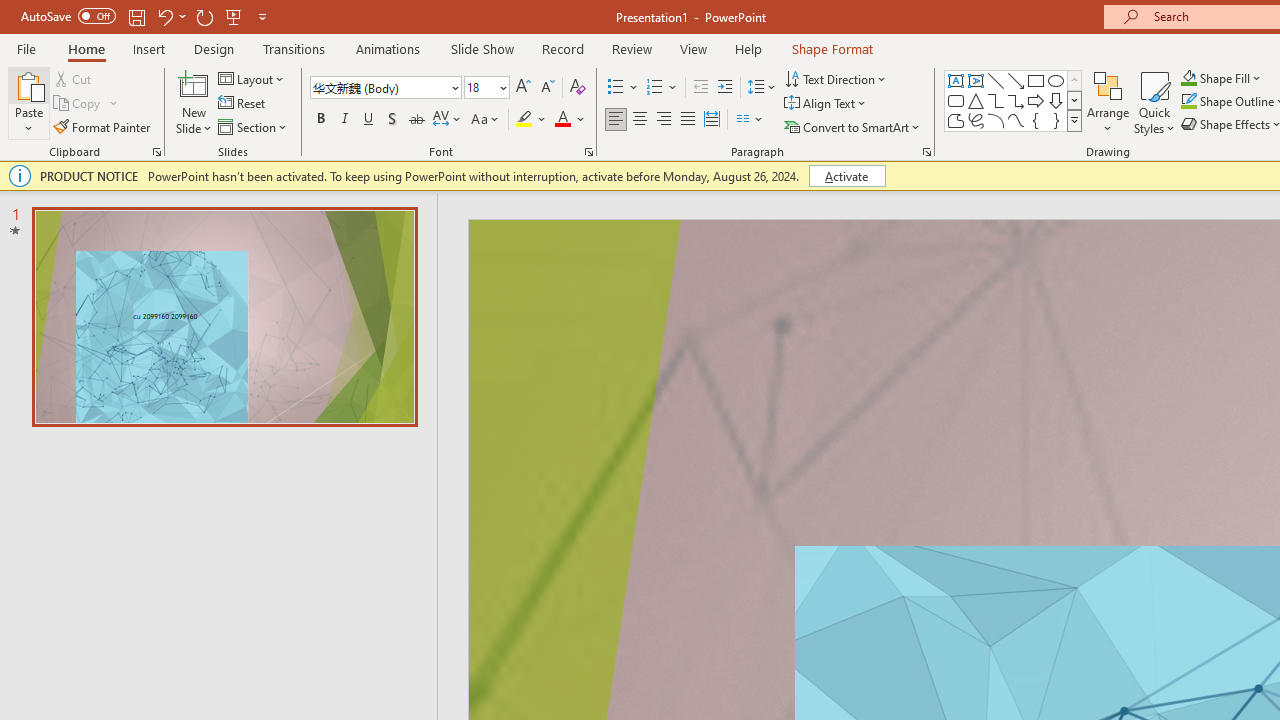  Describe the element at coordinates (1189, 101) in the screenshot. I see `'Shape Outline Dark Red, Accent 1'` at that location.